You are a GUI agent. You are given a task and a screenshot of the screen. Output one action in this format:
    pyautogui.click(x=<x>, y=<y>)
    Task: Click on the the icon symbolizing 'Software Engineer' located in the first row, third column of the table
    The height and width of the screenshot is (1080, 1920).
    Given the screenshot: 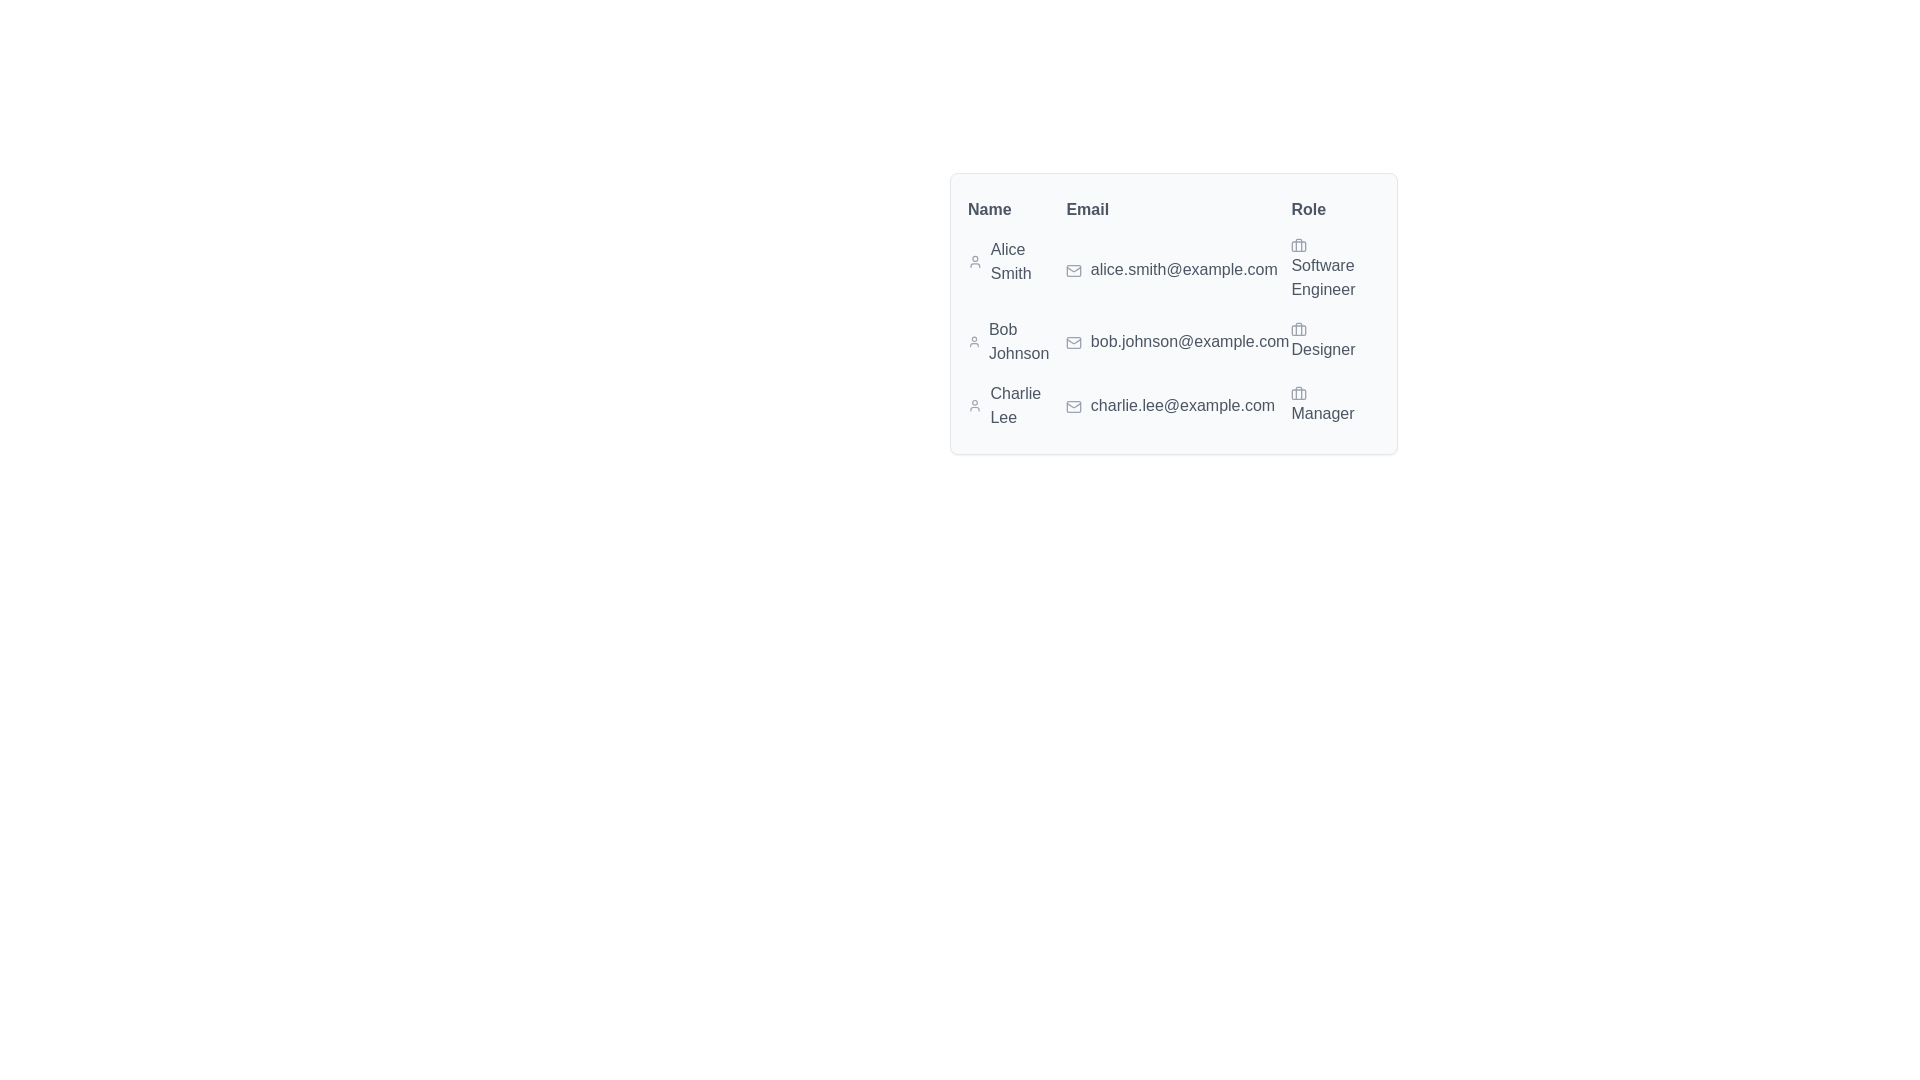 What is the action you would take?
    pyautogui.click(x=1299, y=245)
    